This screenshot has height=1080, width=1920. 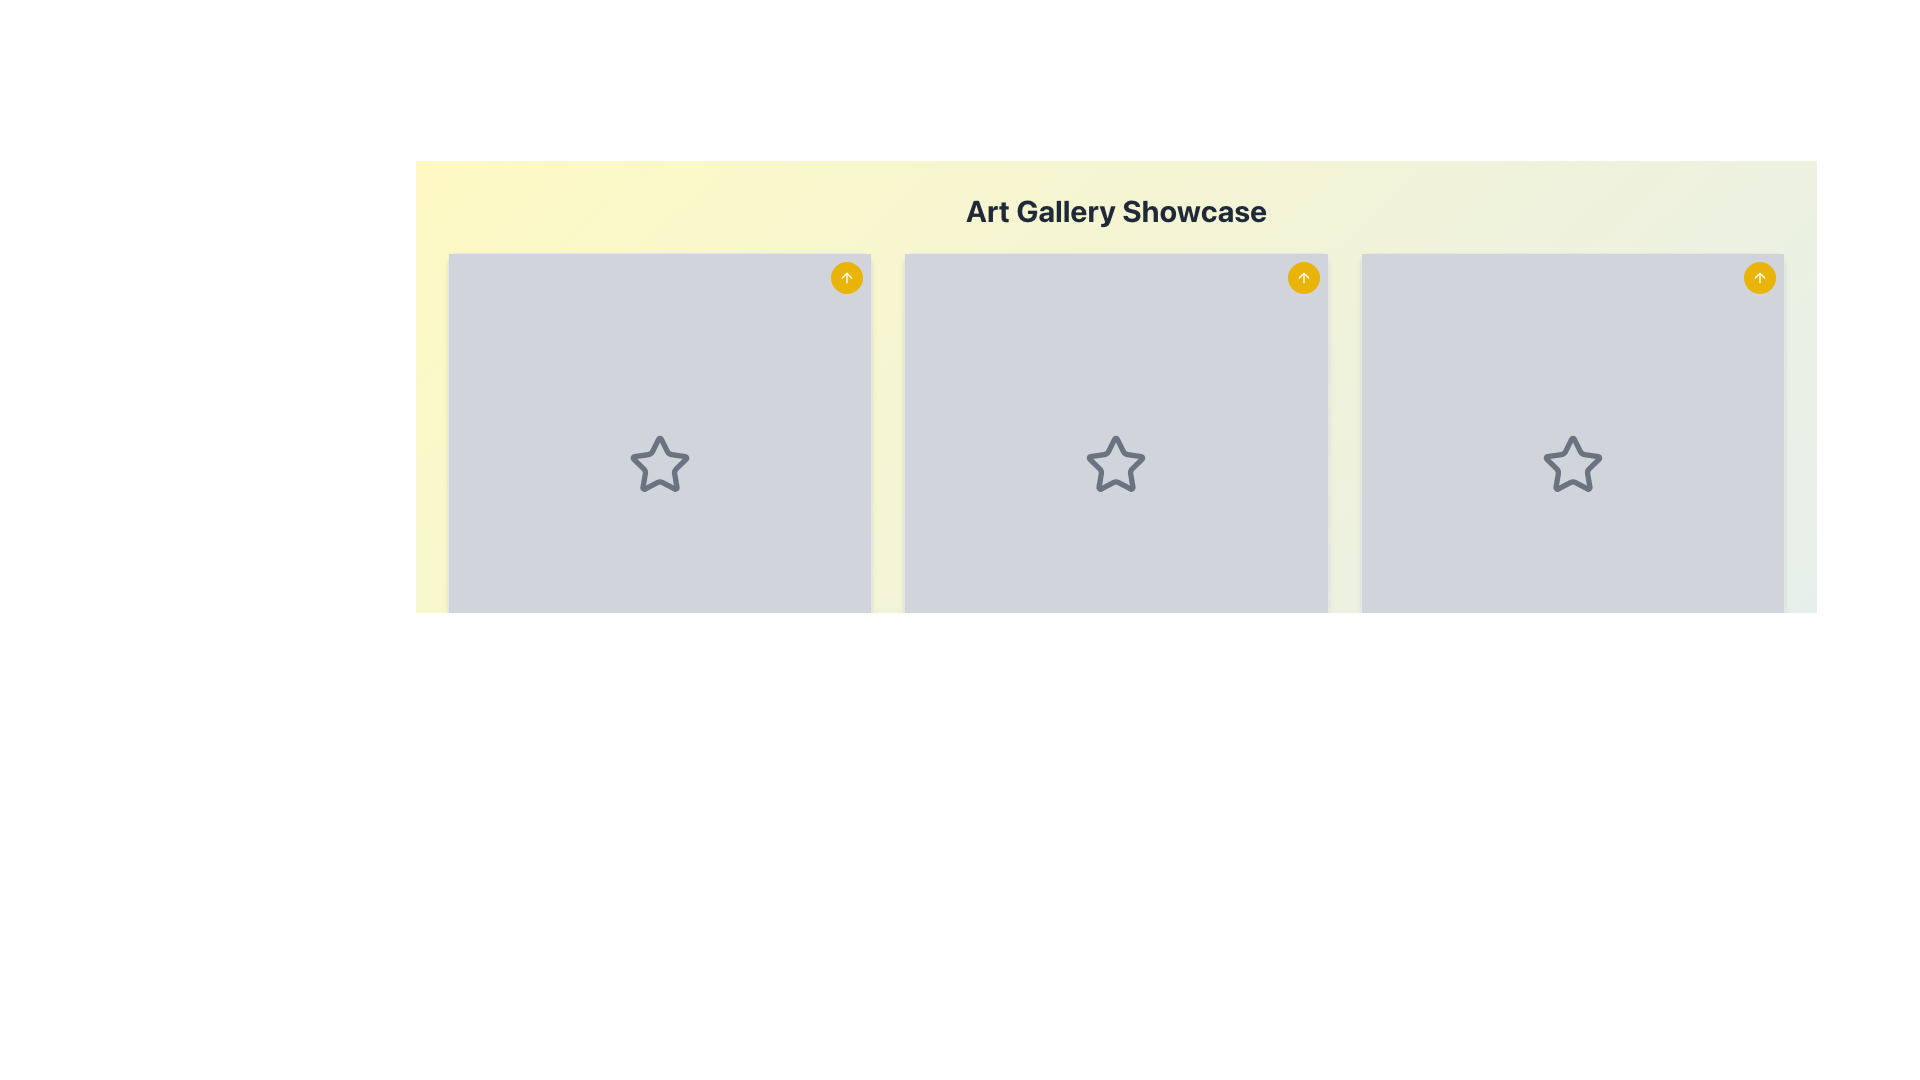 I want to click on the rightmost star-shaped outline icon in the gray square box under the heading 'Art Gallery Showcase' to interact with or select it, so click(x=1571, y=463).